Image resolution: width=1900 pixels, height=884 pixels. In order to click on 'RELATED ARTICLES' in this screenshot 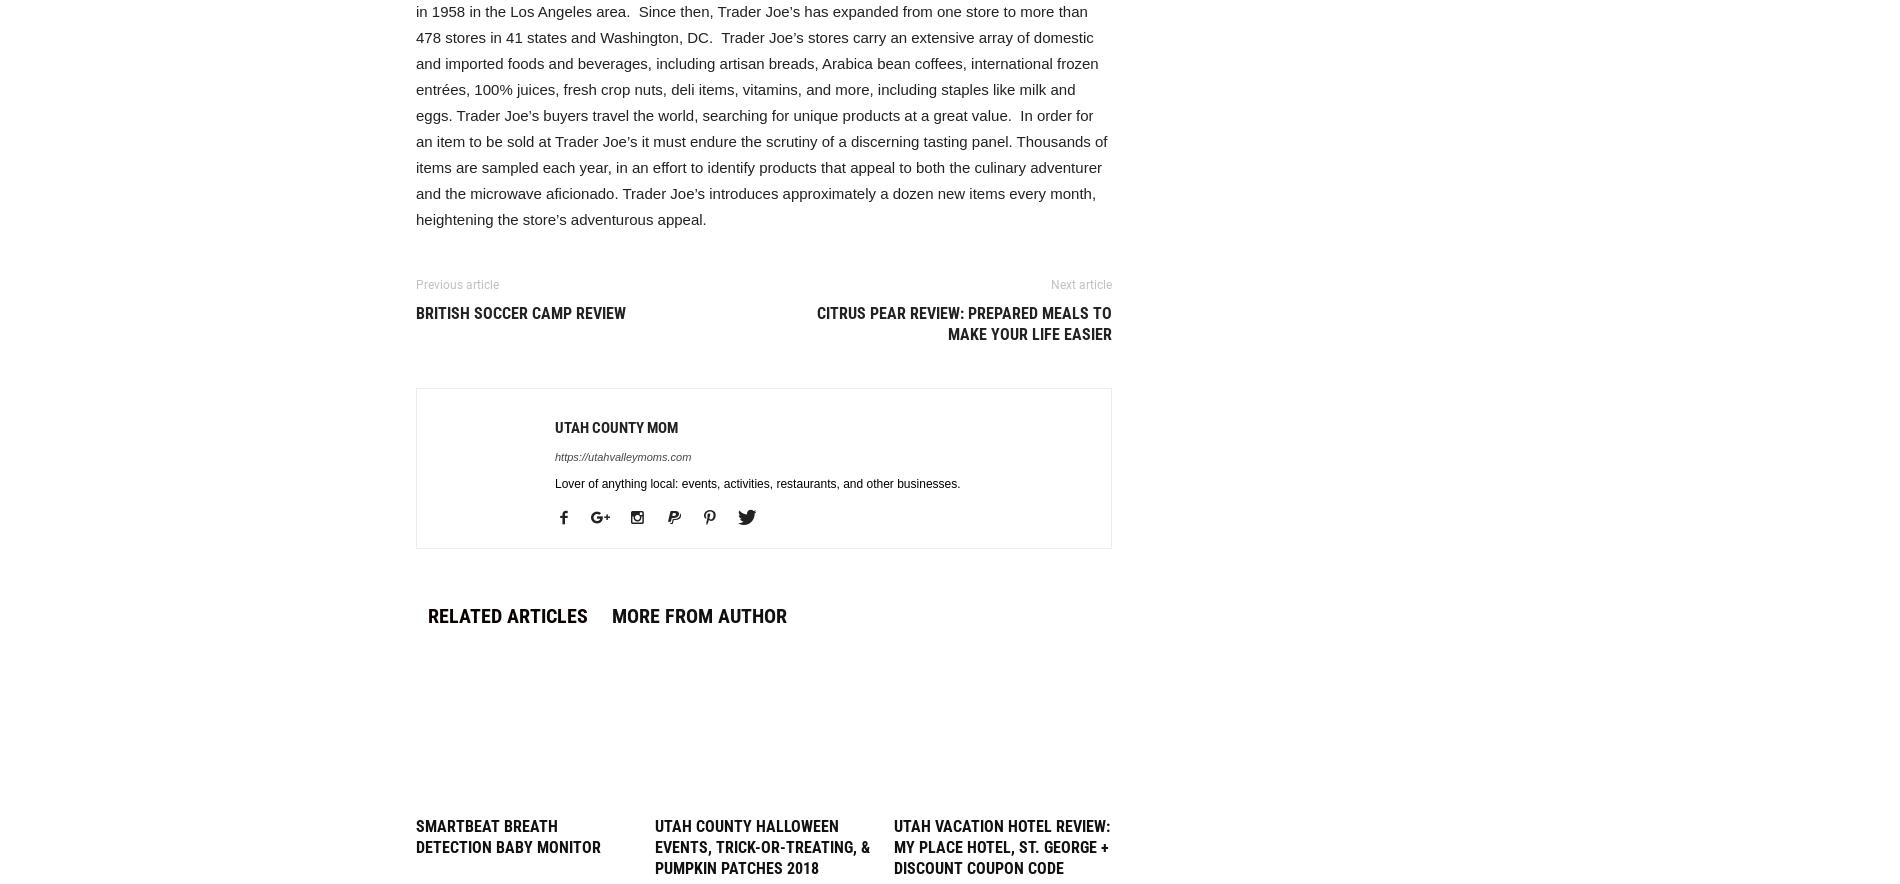, I will do `click(508, 615)`.